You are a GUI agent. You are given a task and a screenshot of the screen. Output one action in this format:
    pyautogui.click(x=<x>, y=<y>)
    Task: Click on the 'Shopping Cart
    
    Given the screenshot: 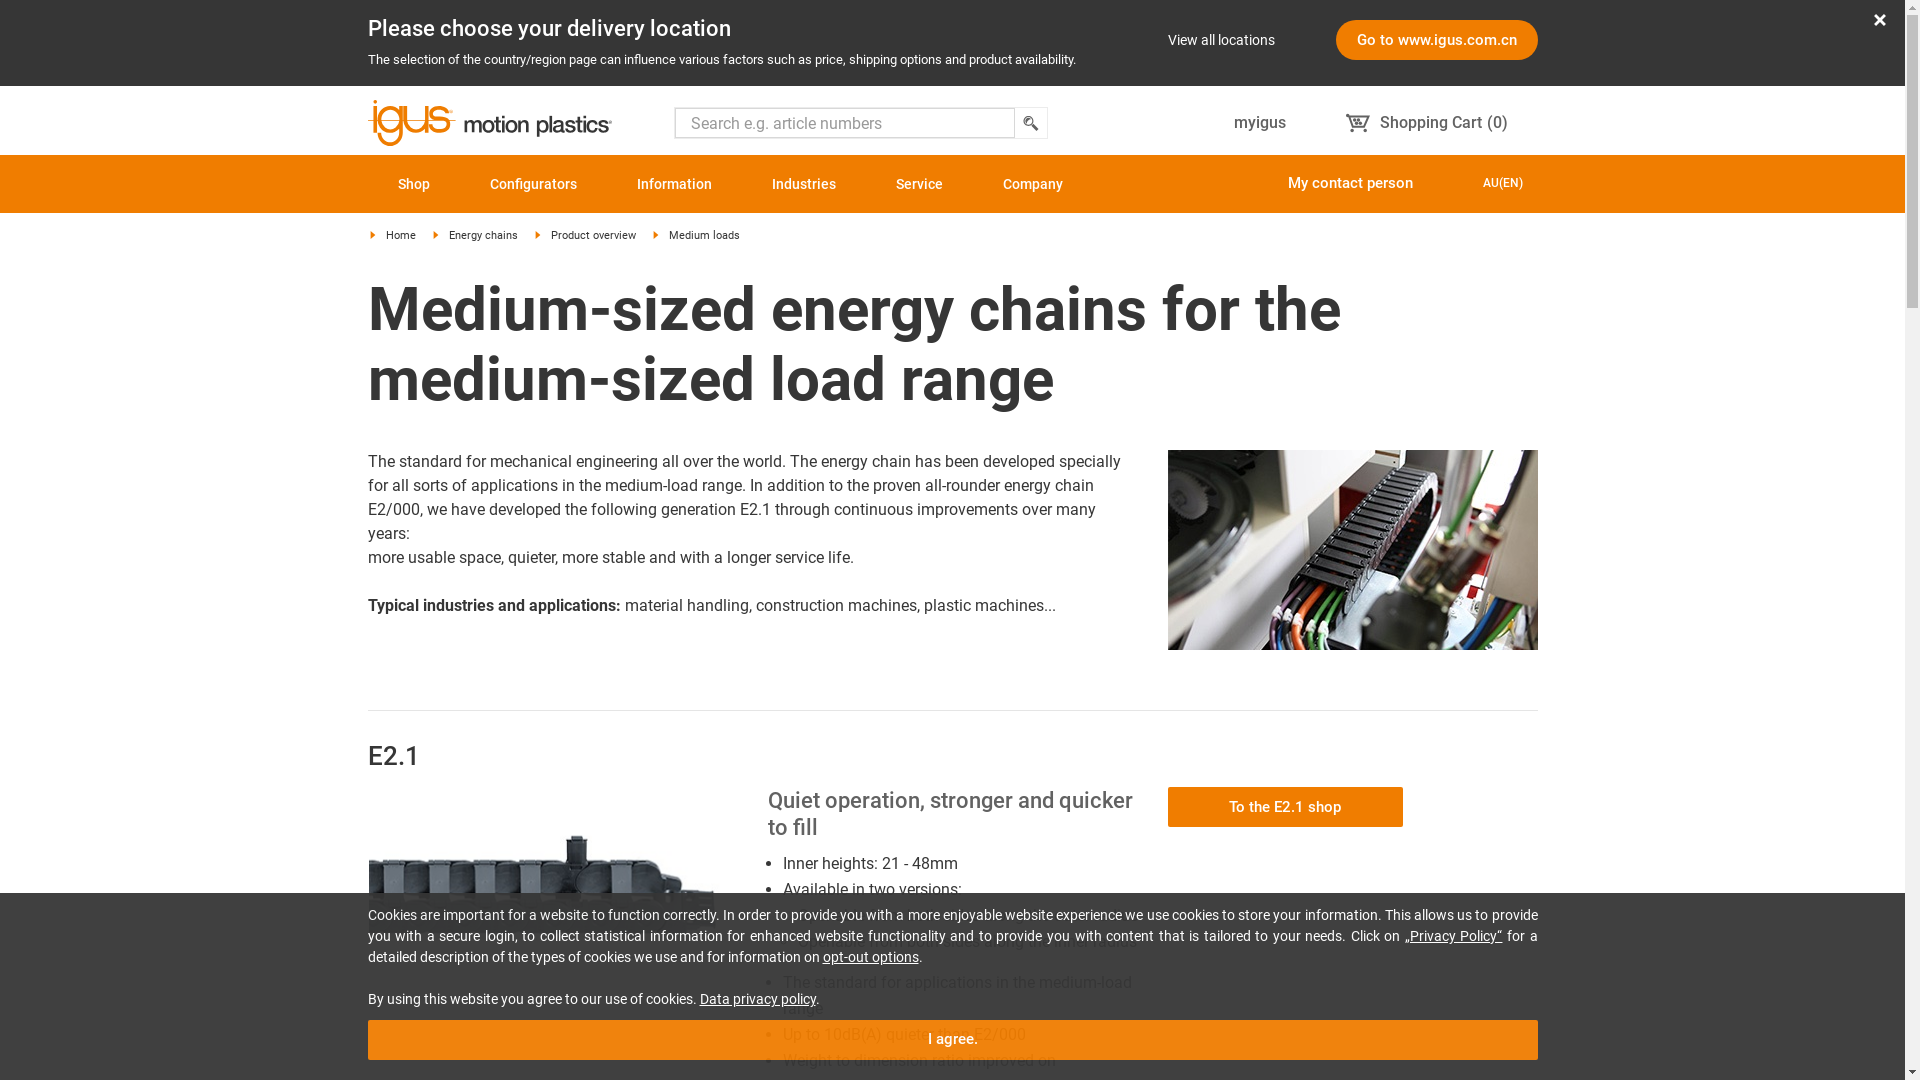 What is the action you would take?
    pyautogui.click(x=1425, y=123)
    